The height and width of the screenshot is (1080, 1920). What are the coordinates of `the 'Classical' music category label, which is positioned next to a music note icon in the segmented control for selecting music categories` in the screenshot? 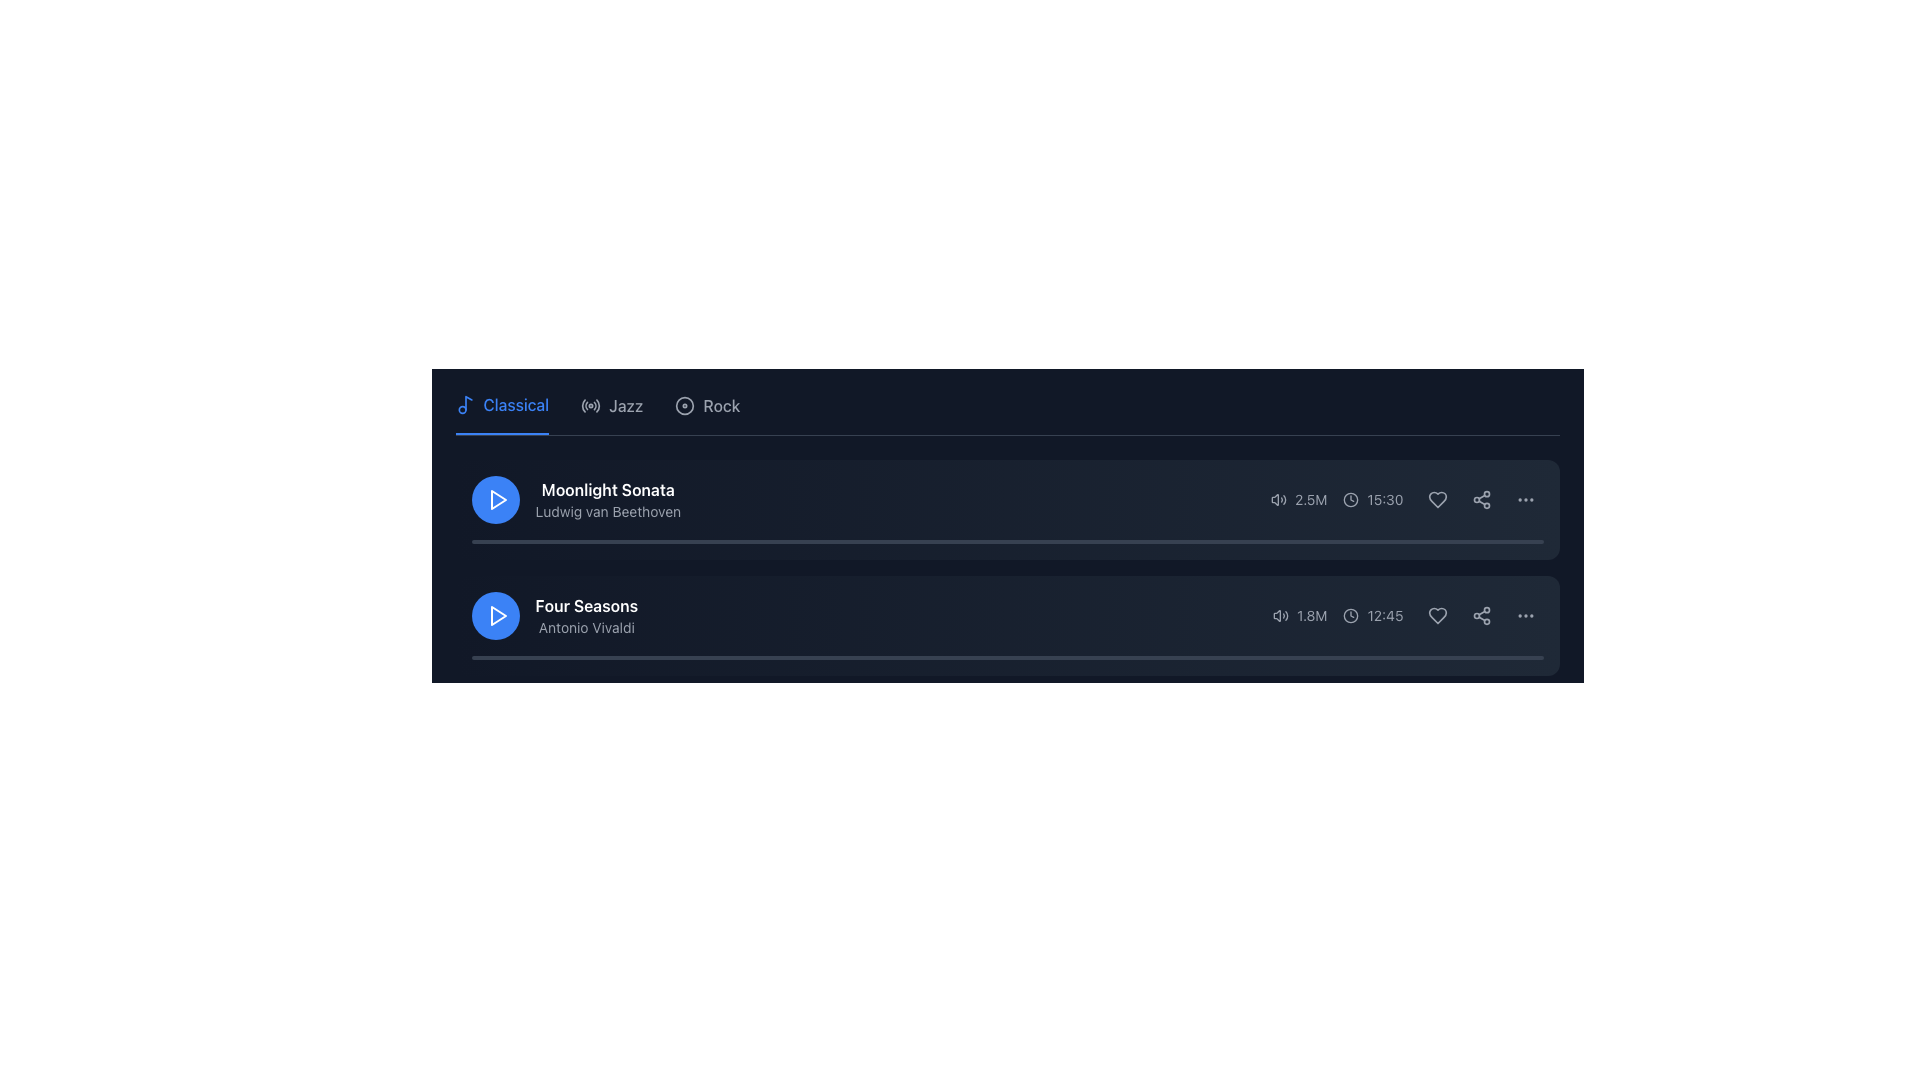 It's located at (516, 405).